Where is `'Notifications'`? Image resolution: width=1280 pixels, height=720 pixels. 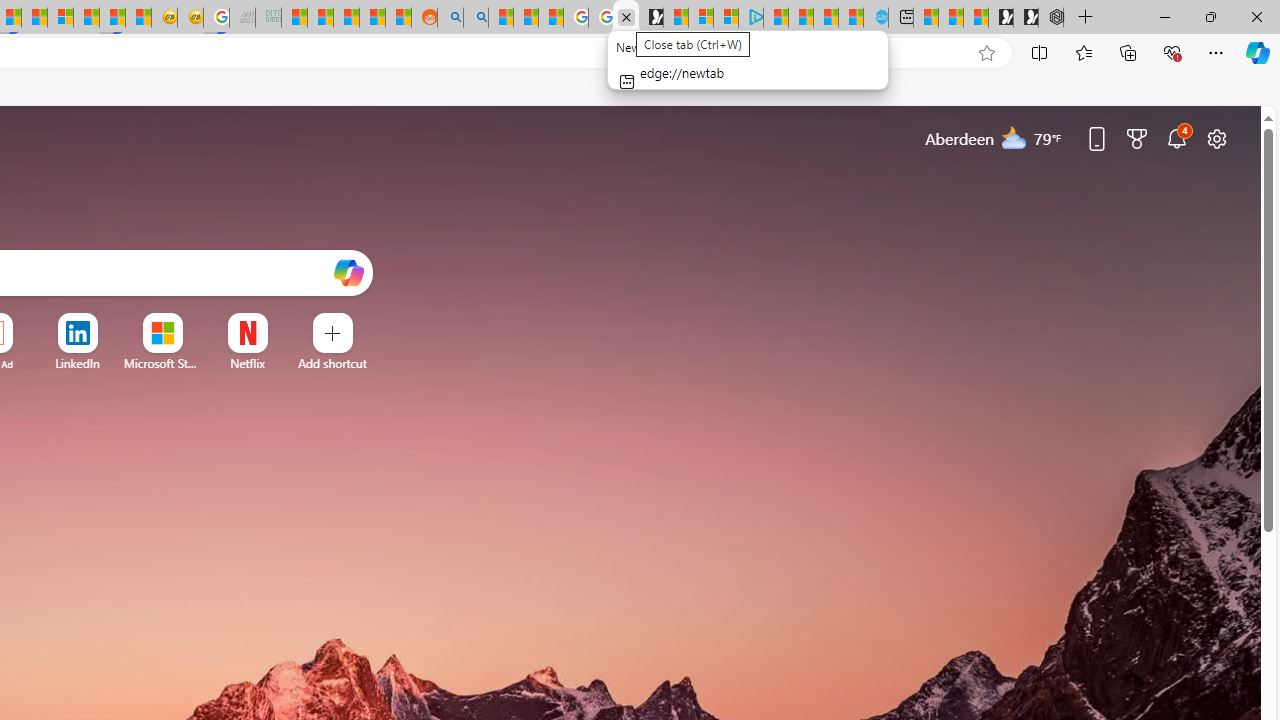
'Notifications' is located at coordinates (1176, 137).